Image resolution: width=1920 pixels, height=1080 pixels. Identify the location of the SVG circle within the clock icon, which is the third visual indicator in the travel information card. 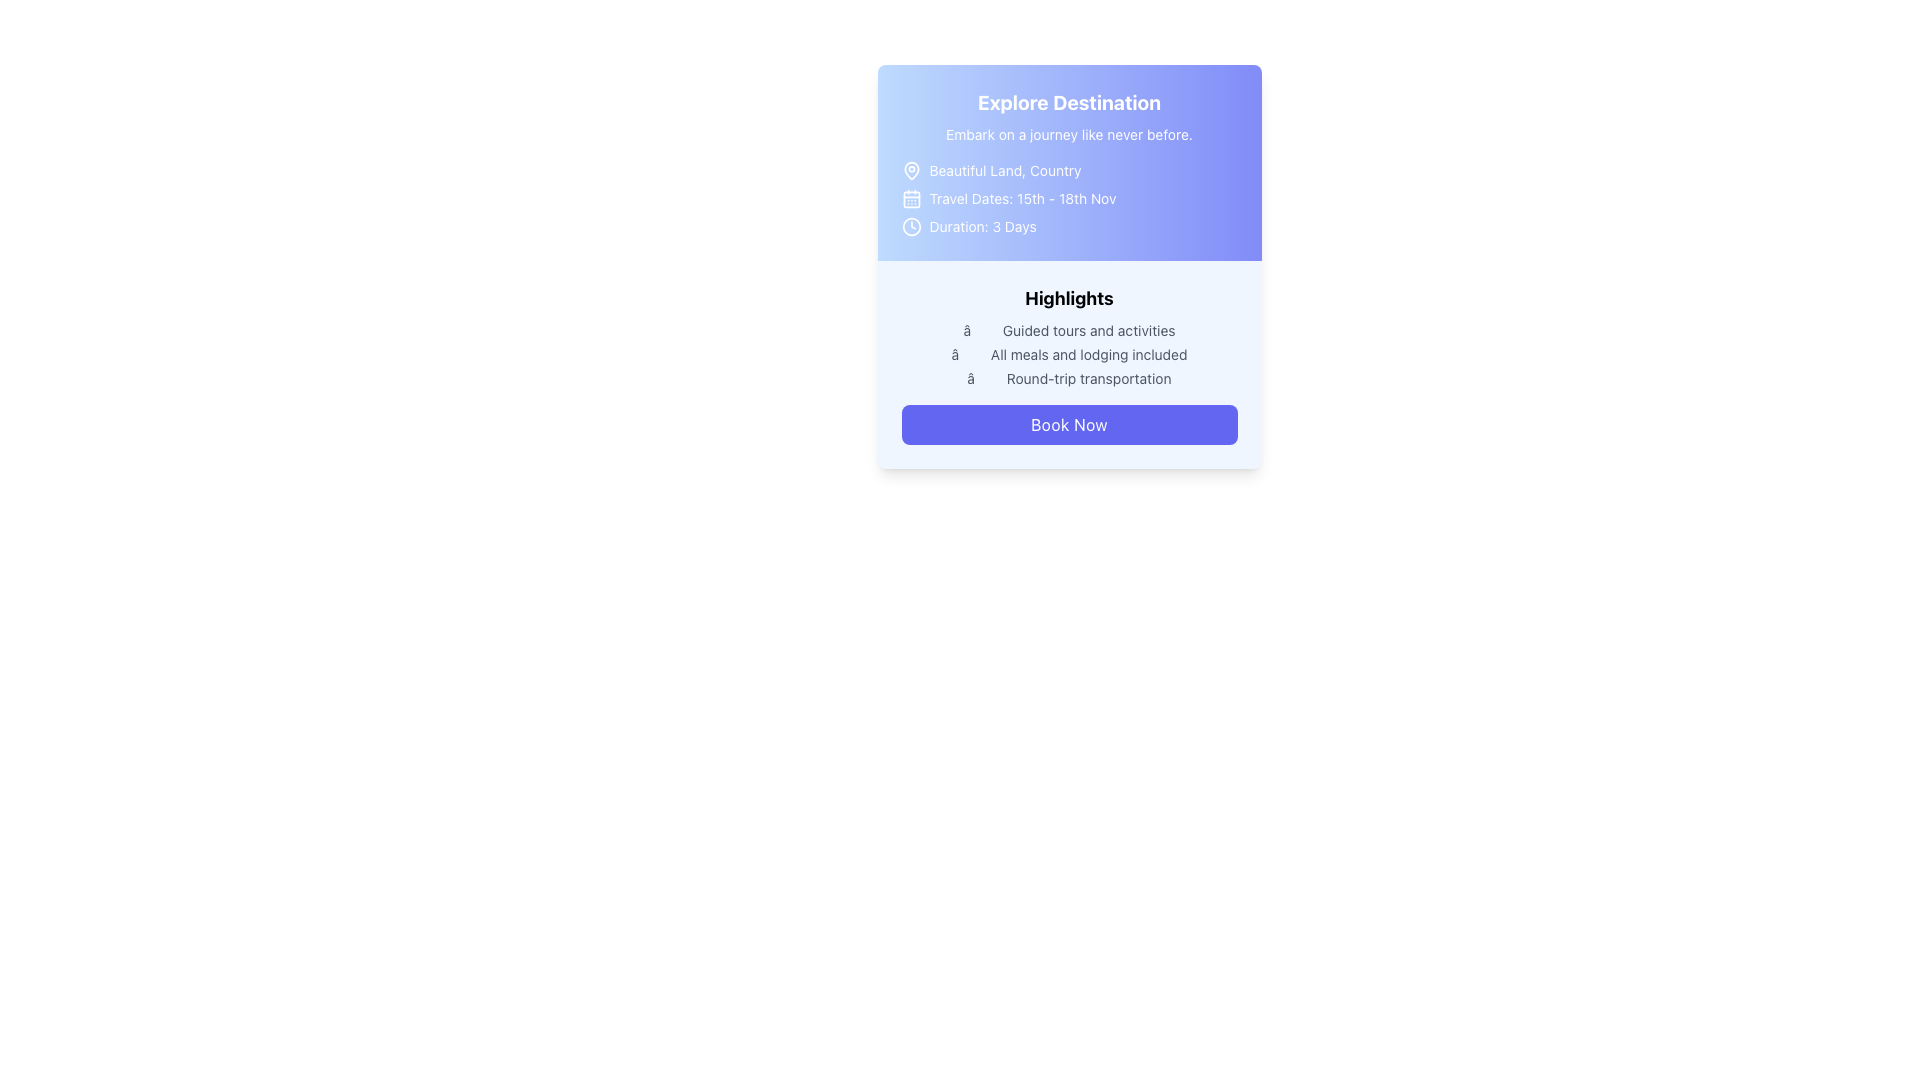
(910, 226).